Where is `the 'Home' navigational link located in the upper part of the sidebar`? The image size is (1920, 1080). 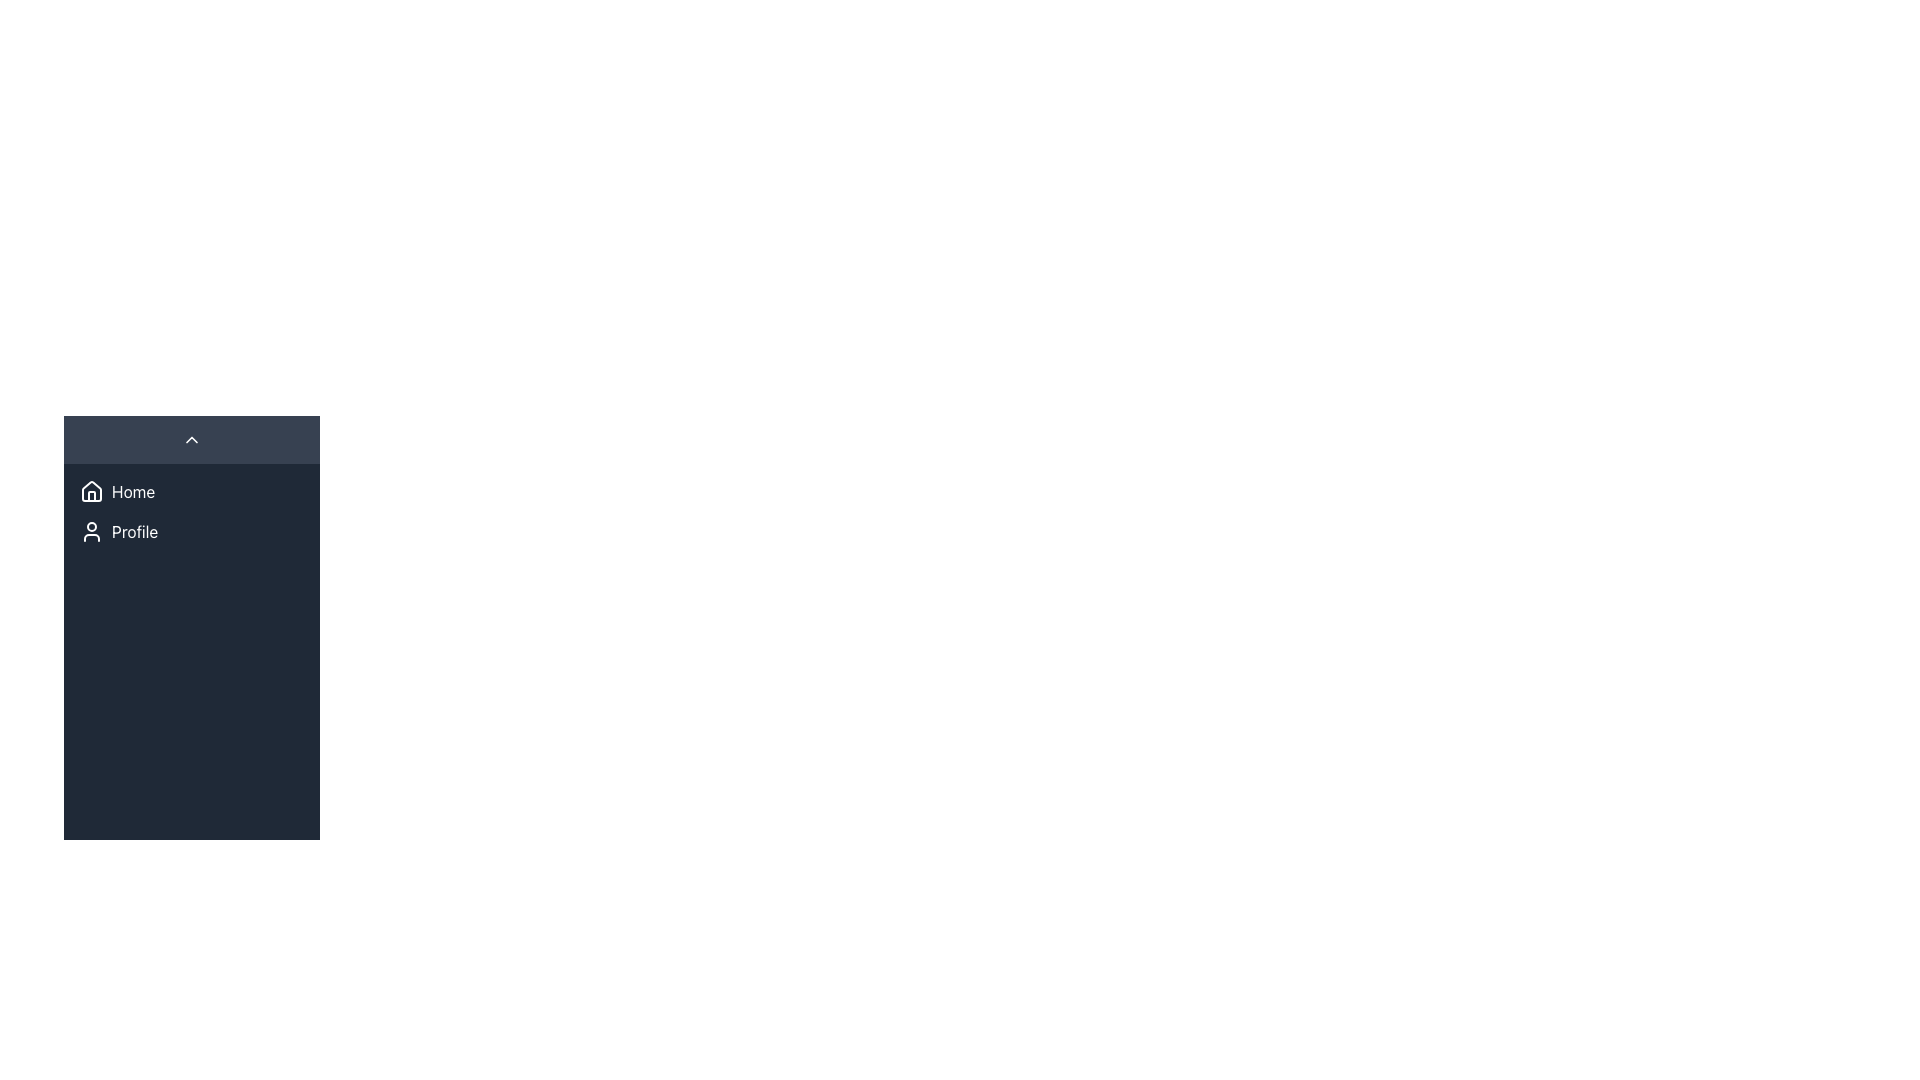
the 'Home' navigational link located in the upper part of the sidebar is located at coordinates (192, 492).